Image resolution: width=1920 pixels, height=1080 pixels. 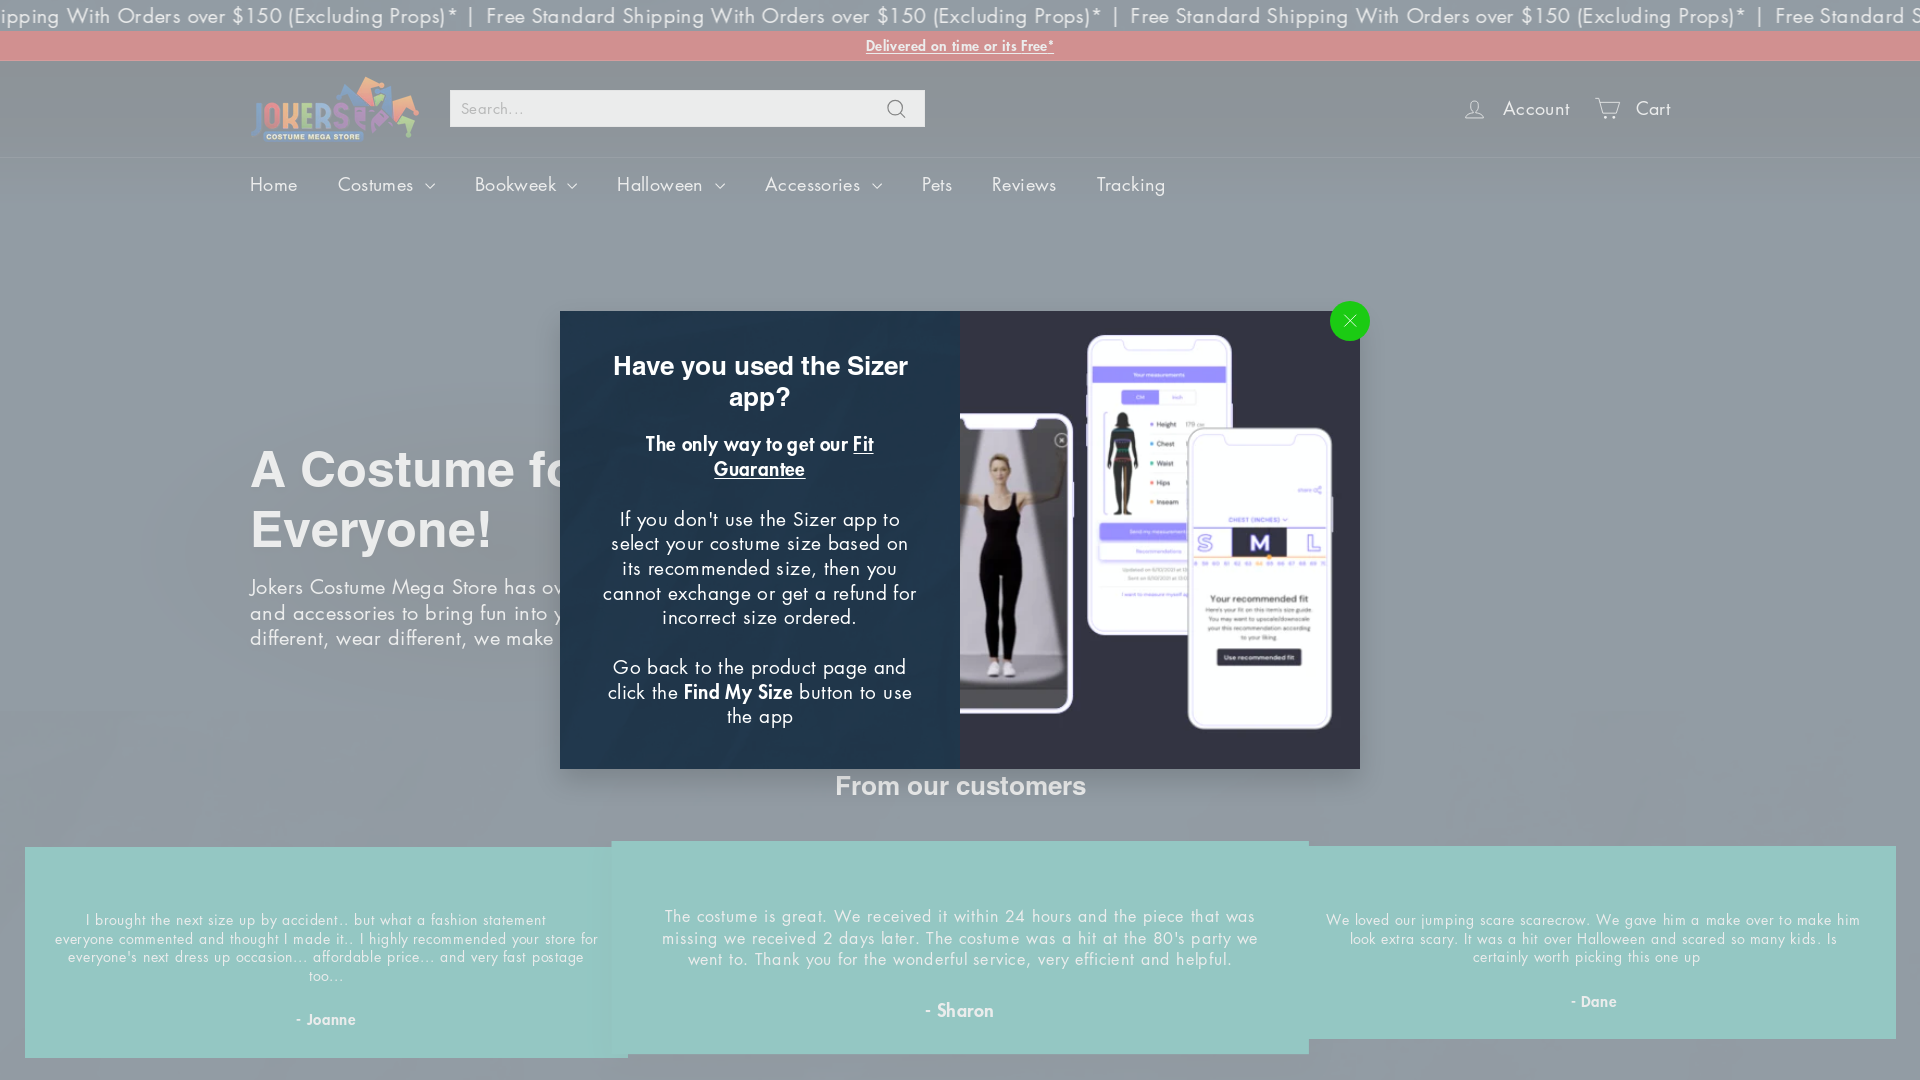 What do you see at coordinates (1349, 319) in the screenshot?
I see `'"Close (esc)"'` at bounding box center [1349, 319].